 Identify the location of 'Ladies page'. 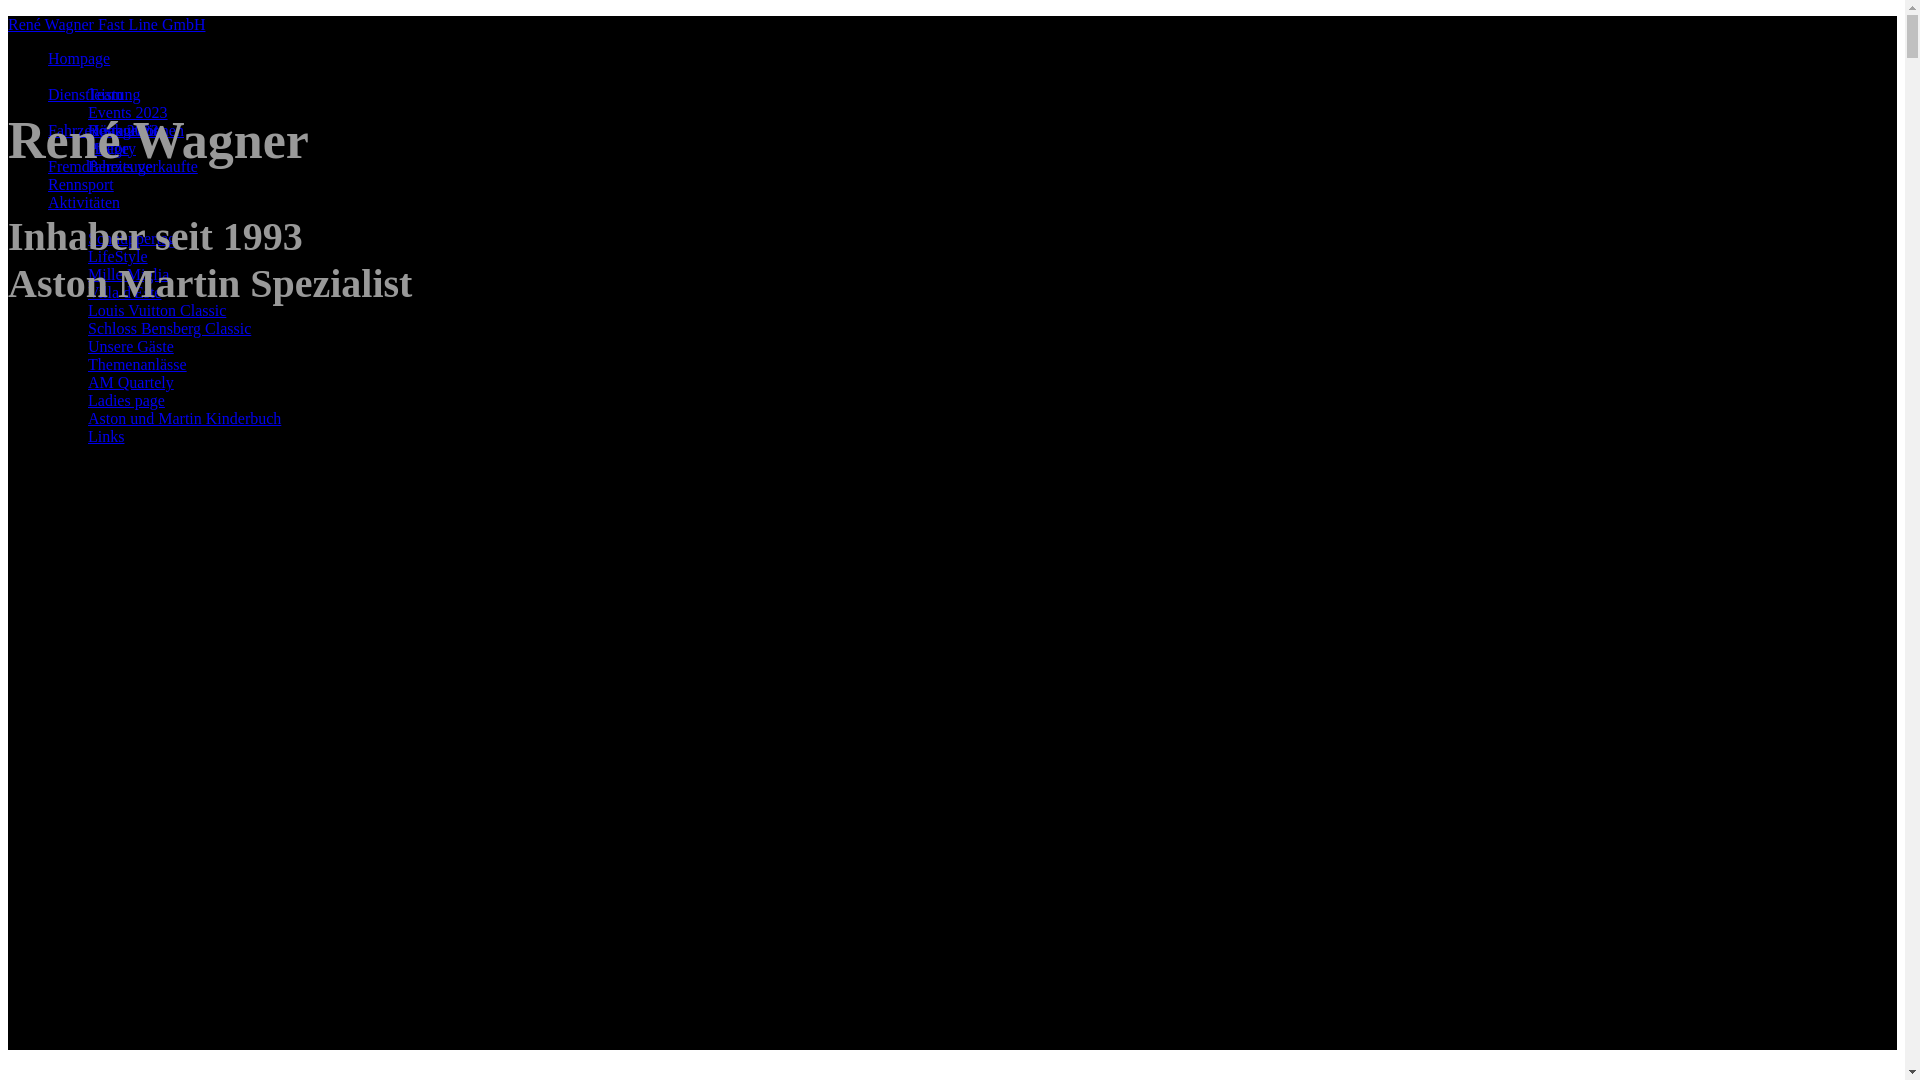
(125, 400).